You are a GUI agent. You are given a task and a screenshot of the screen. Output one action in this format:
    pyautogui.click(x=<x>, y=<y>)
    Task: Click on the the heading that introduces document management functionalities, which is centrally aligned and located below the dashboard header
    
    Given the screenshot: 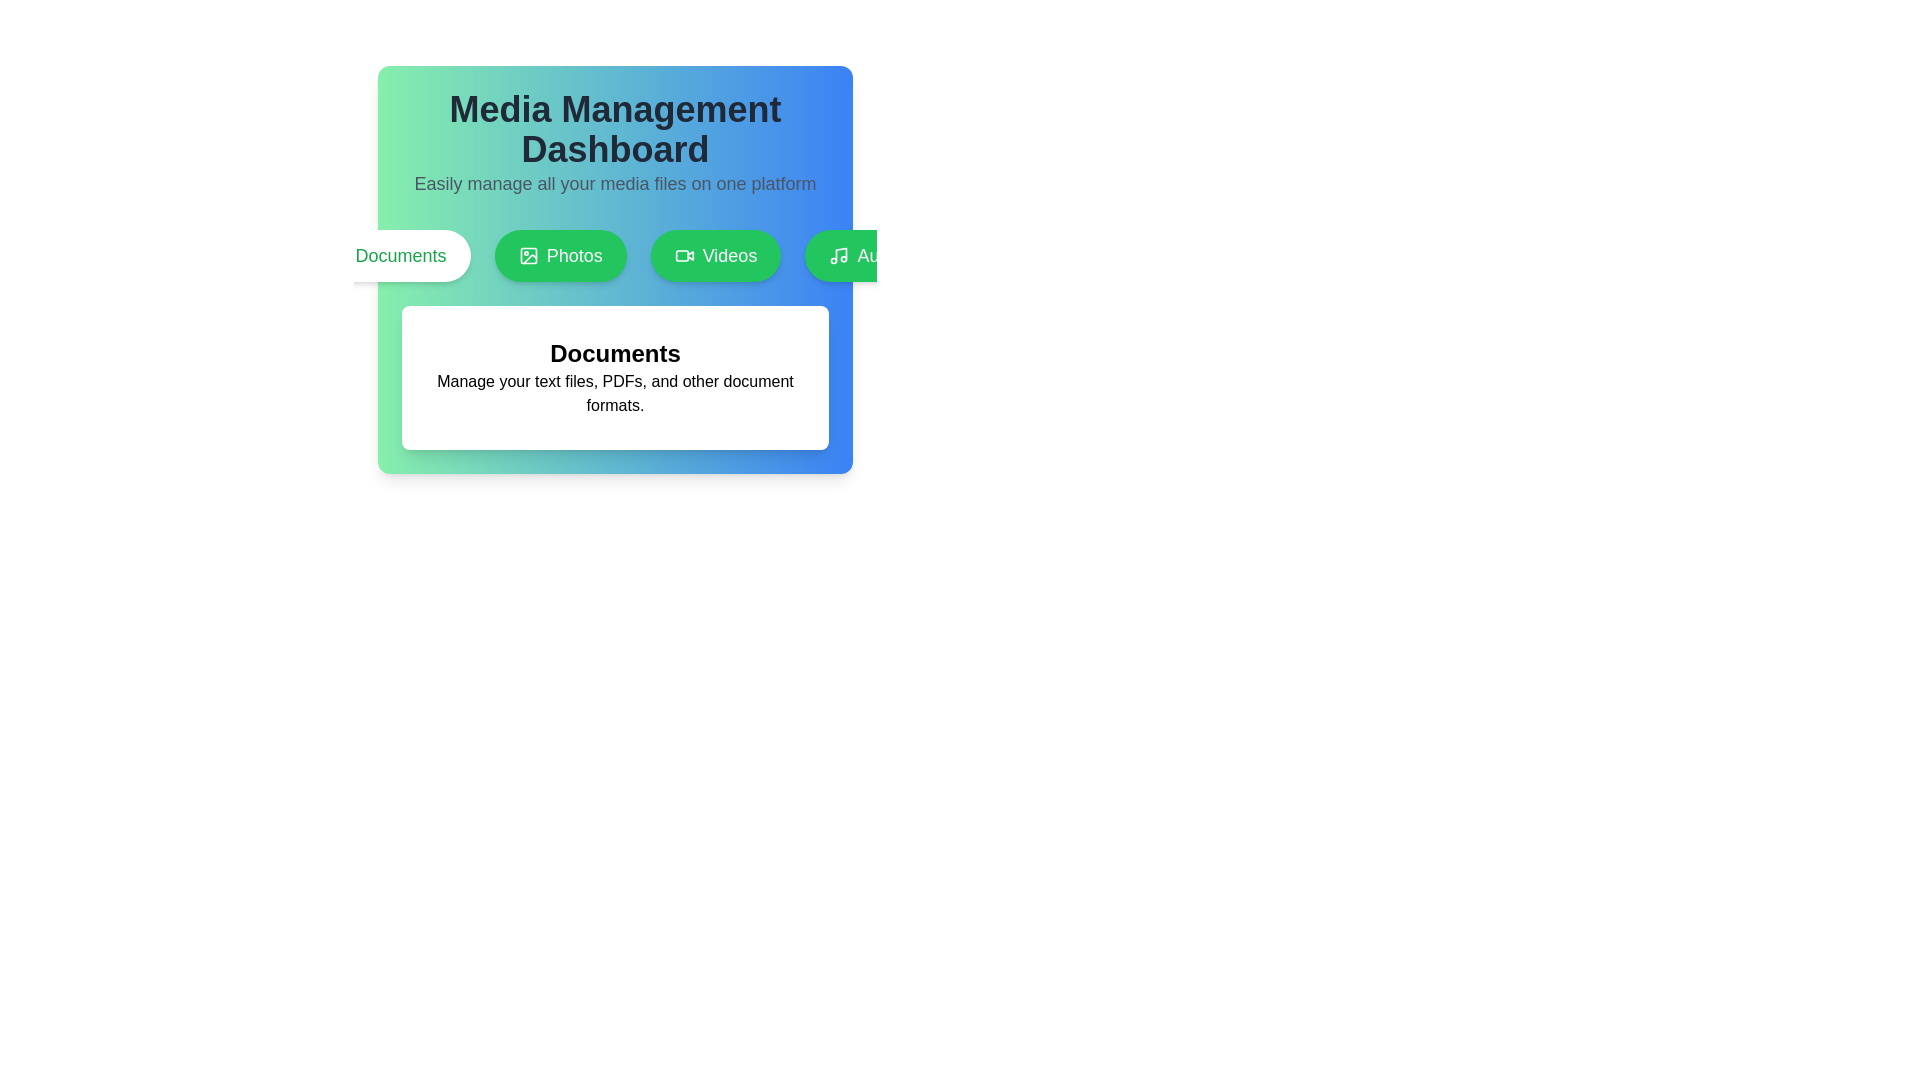 What is the action you would take?
    pyautogui.click(x=614, y=353)
    